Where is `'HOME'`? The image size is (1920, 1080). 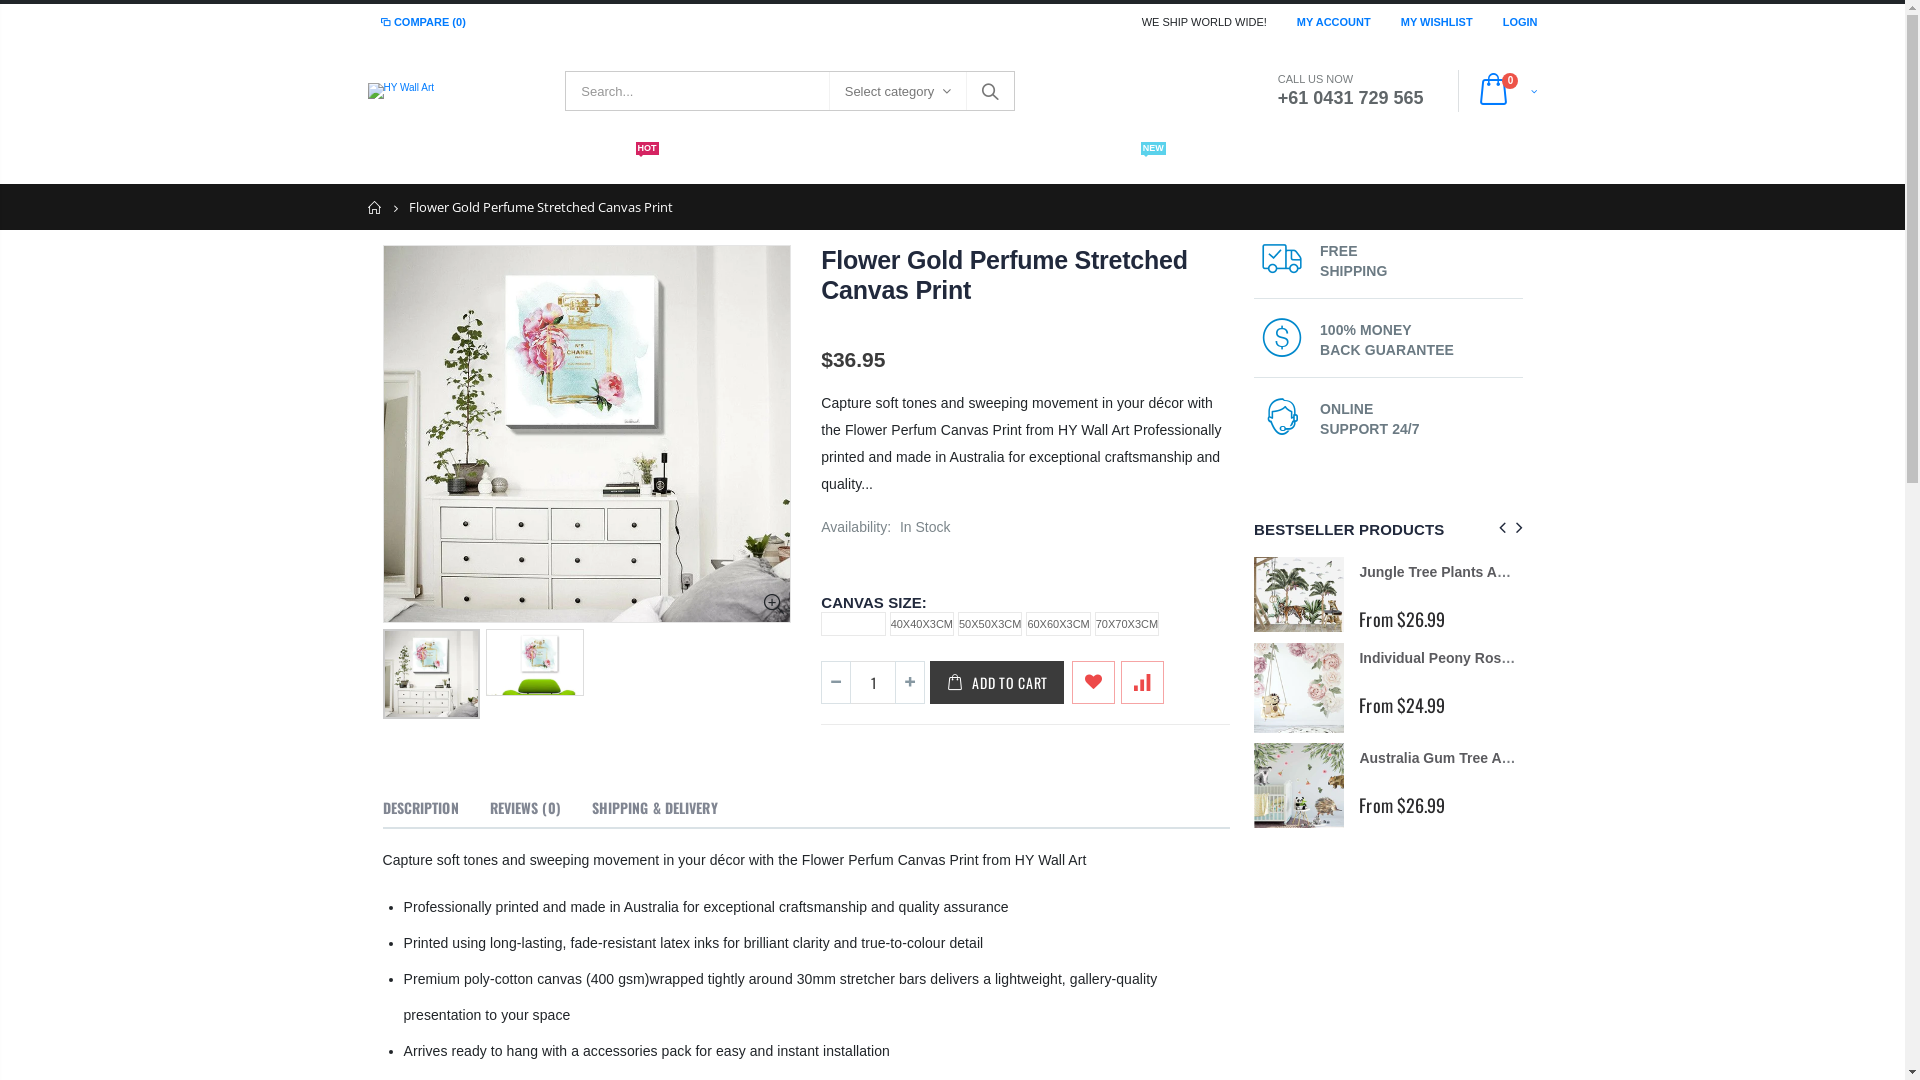 'HOME' is located at coordinates (405, 161).